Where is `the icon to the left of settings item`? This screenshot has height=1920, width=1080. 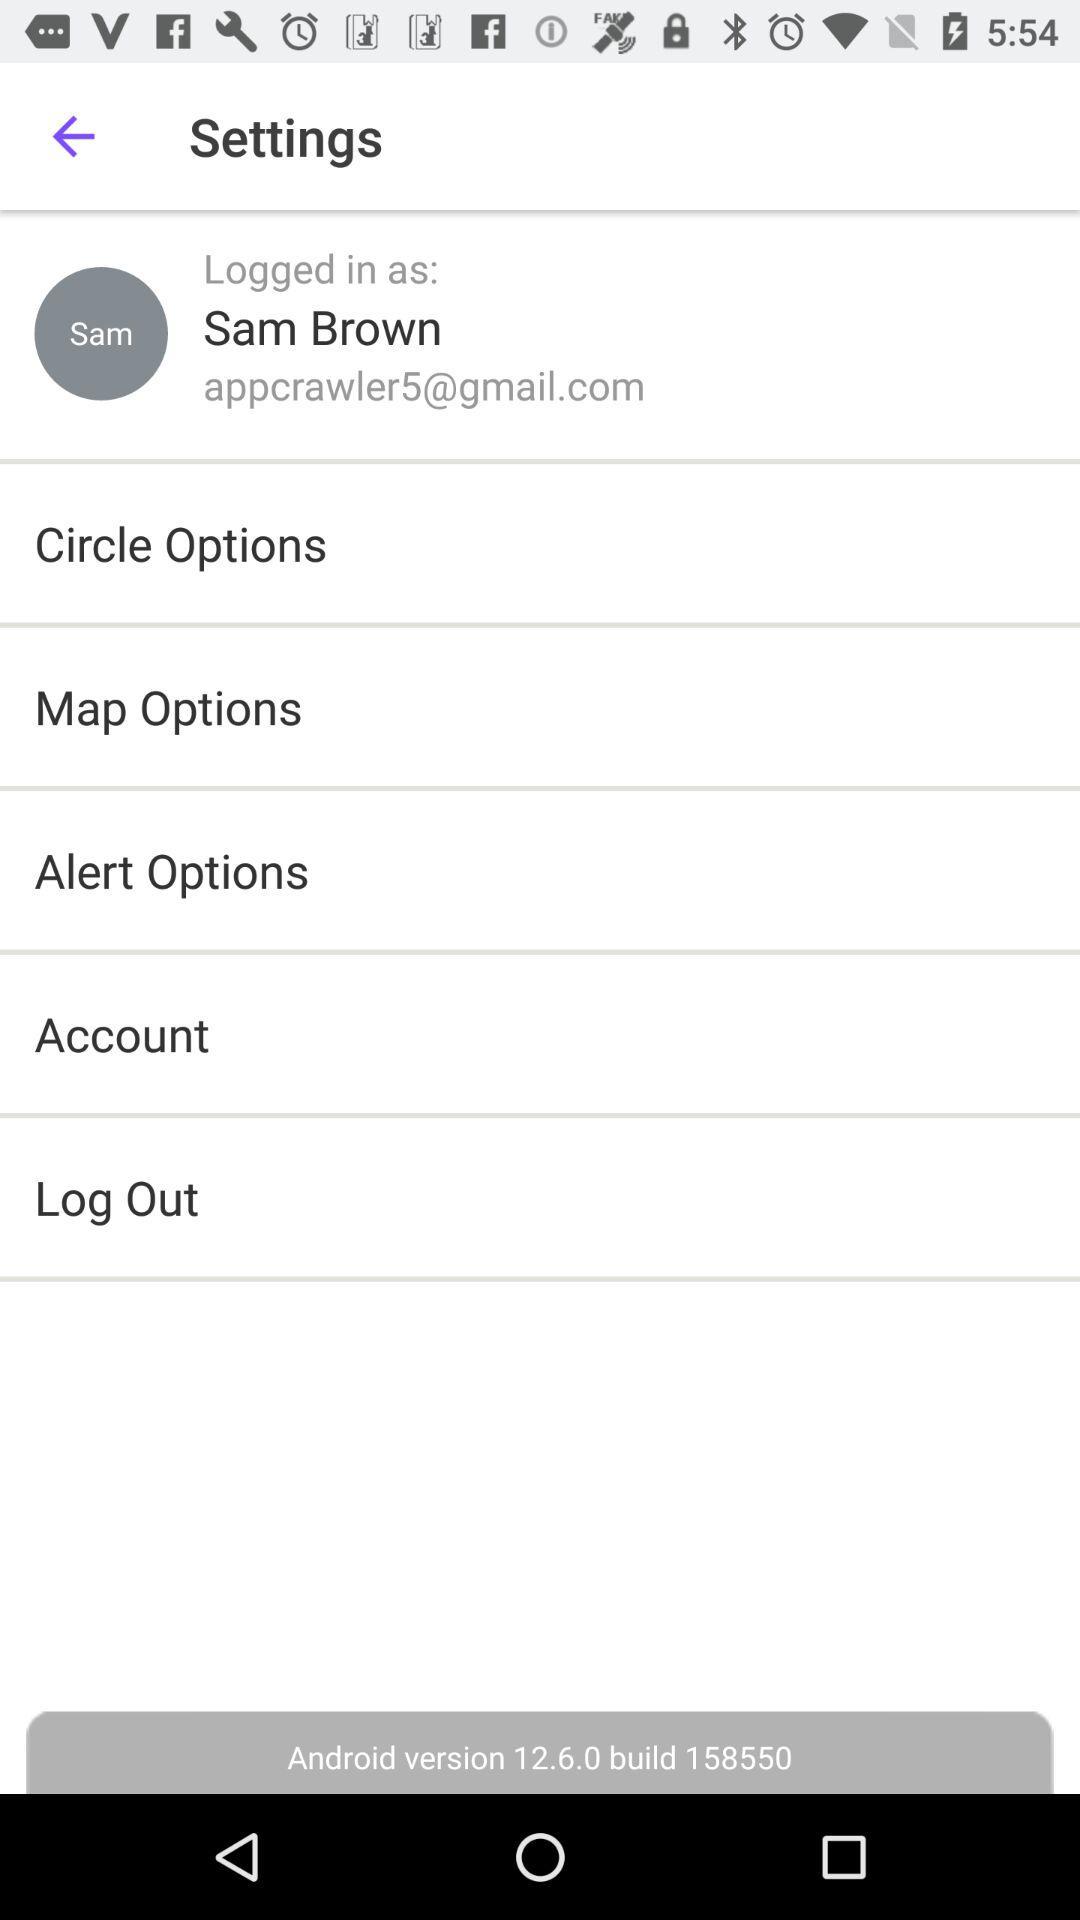
the icon to the left of settings item is located at coordinates (72, 135).